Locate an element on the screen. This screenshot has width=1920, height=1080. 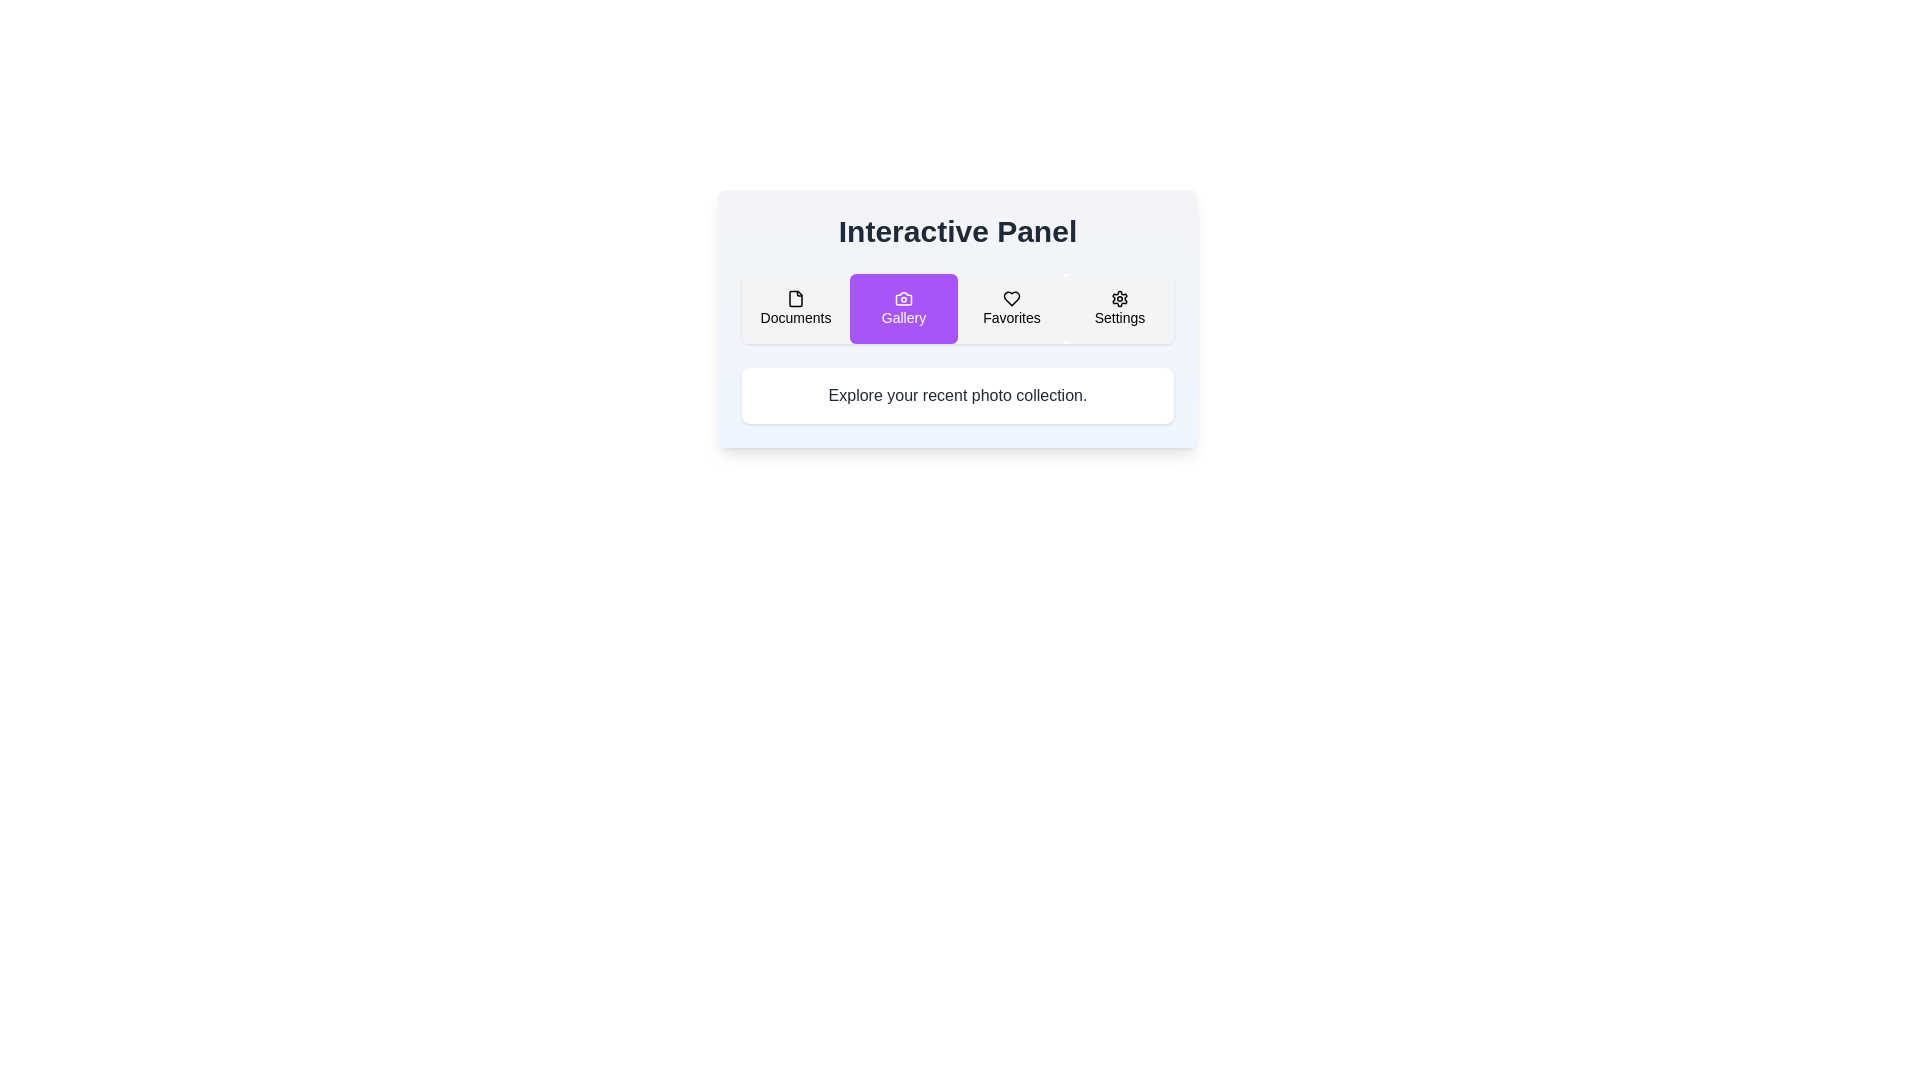
the camera icon which is located at the center of the purple card labeled 'Gallery.' This icon features a rounded top section and a circular lens-like area, and it is the second card from the left within a horizontally aligned panel is located at coordinates (902, 299).